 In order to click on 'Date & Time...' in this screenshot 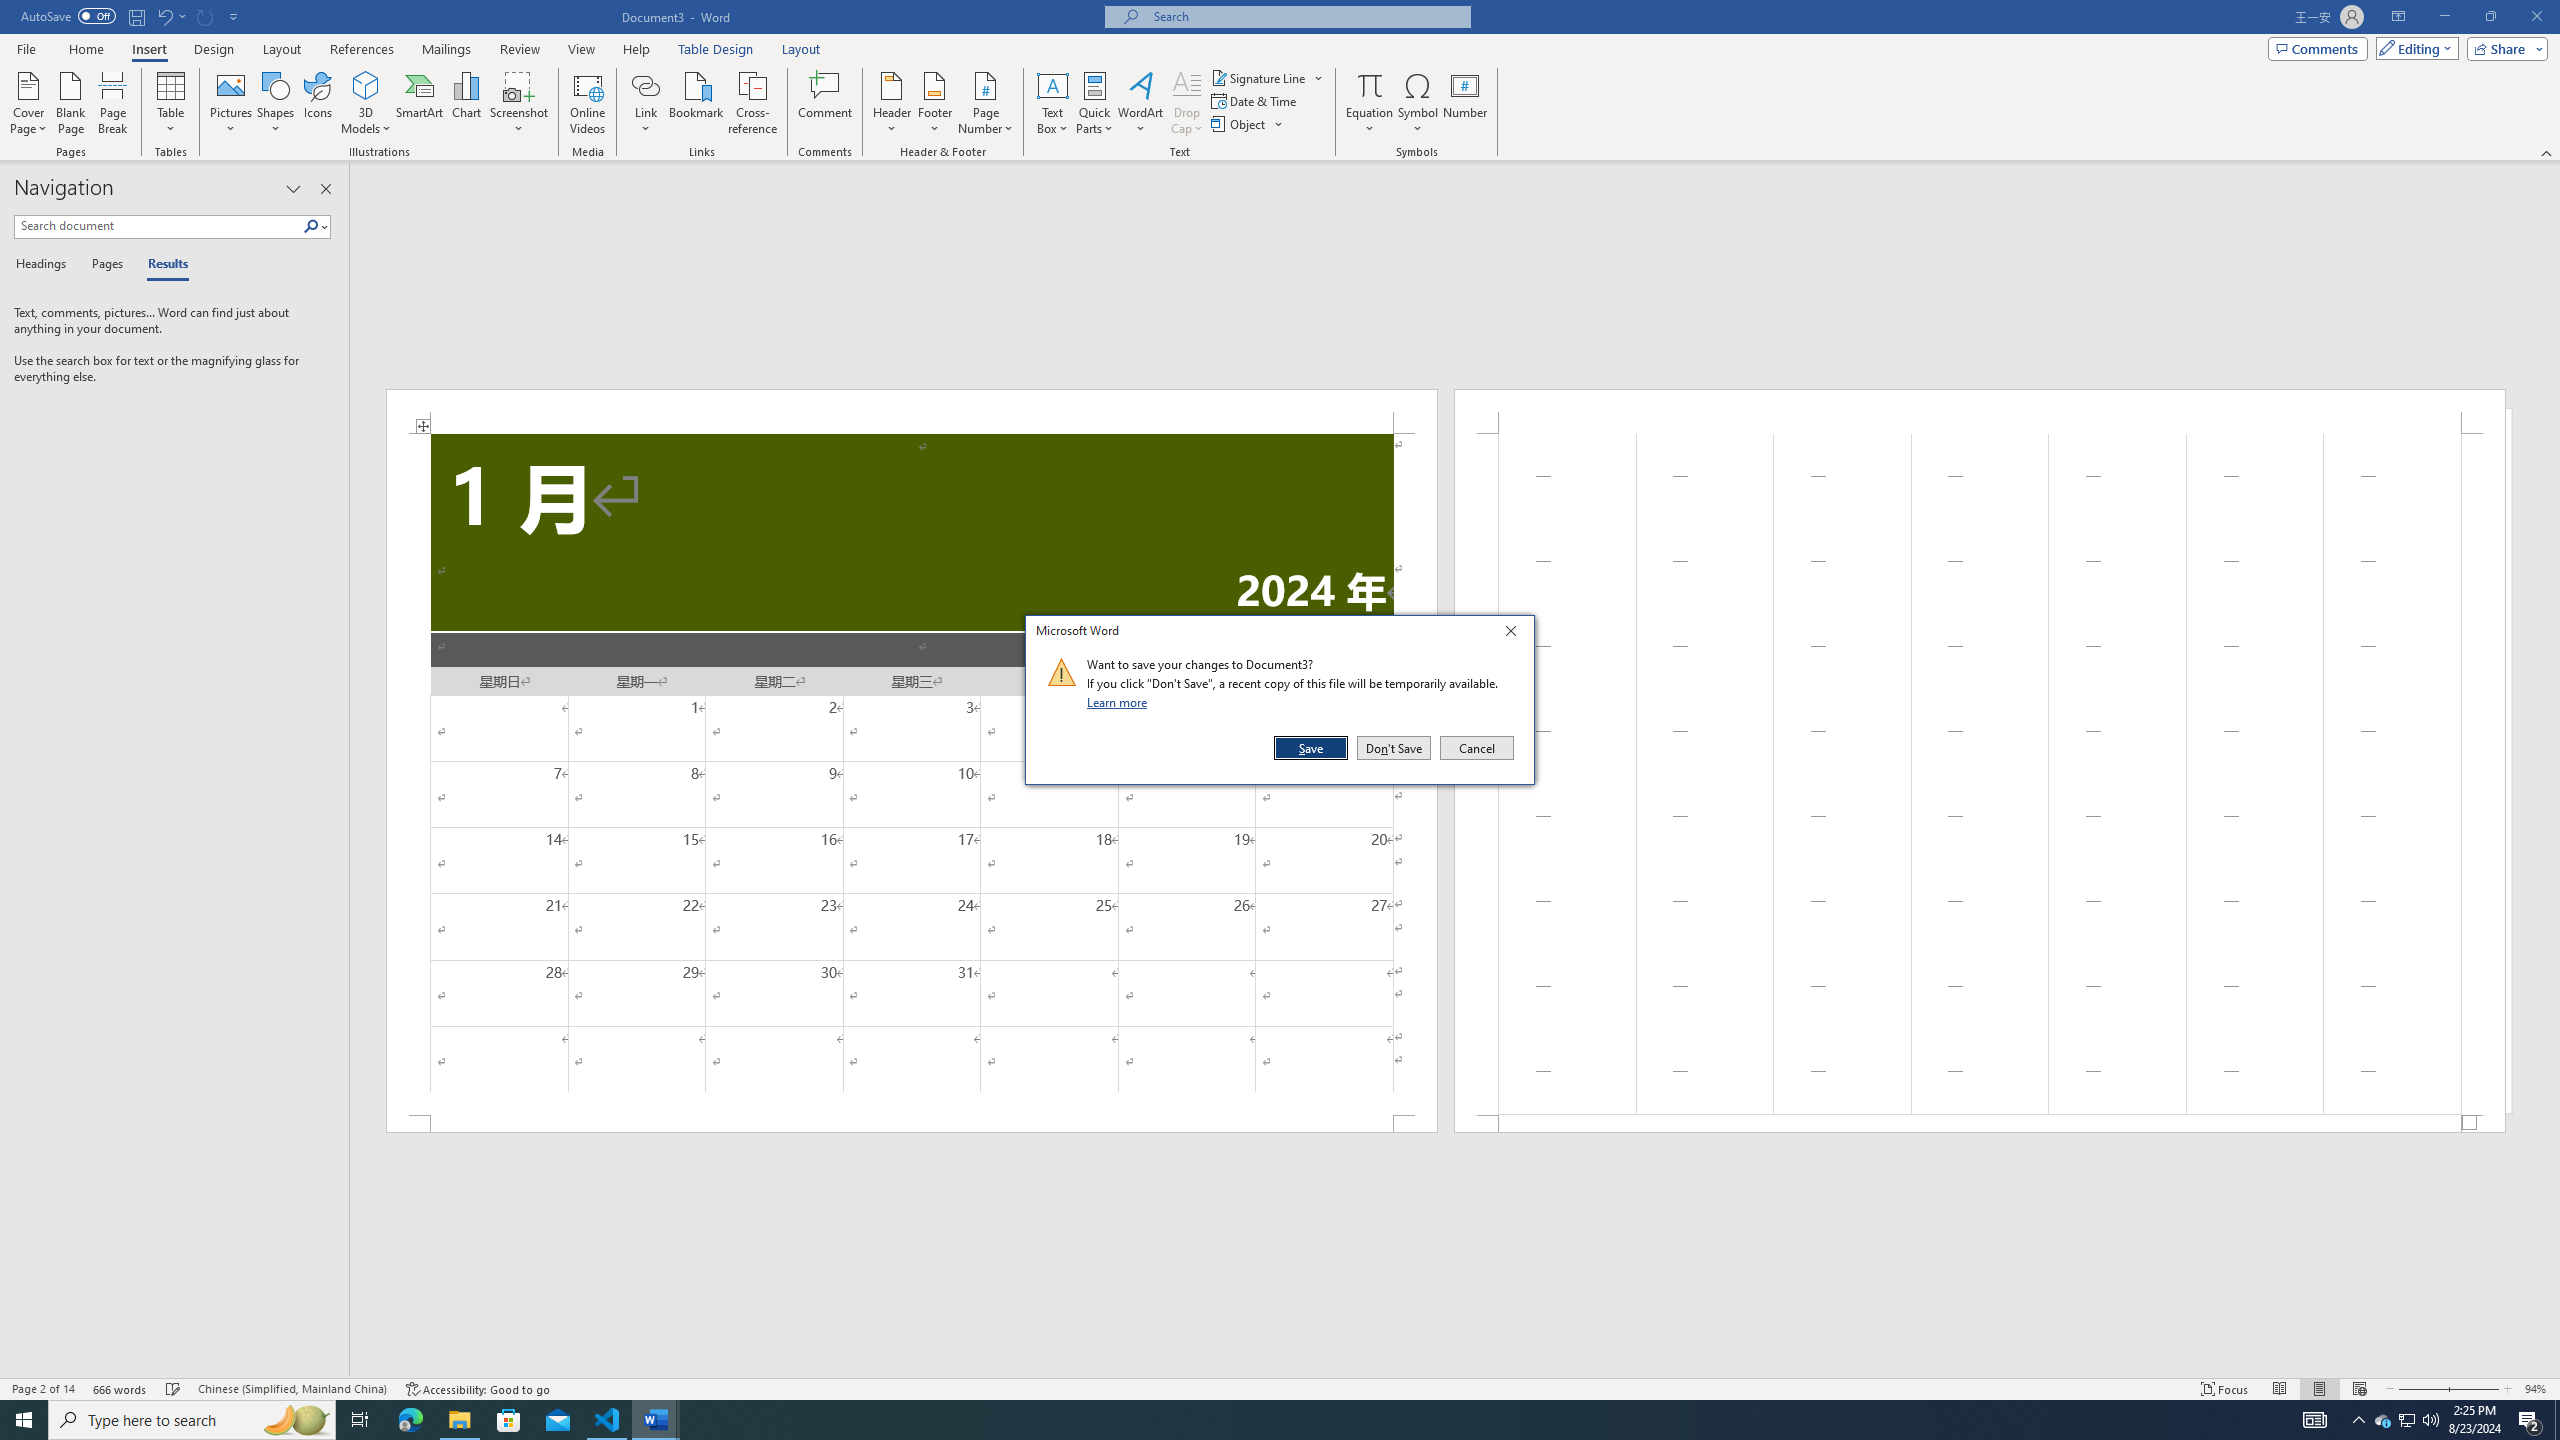, I will do `click(1255, 99)`.